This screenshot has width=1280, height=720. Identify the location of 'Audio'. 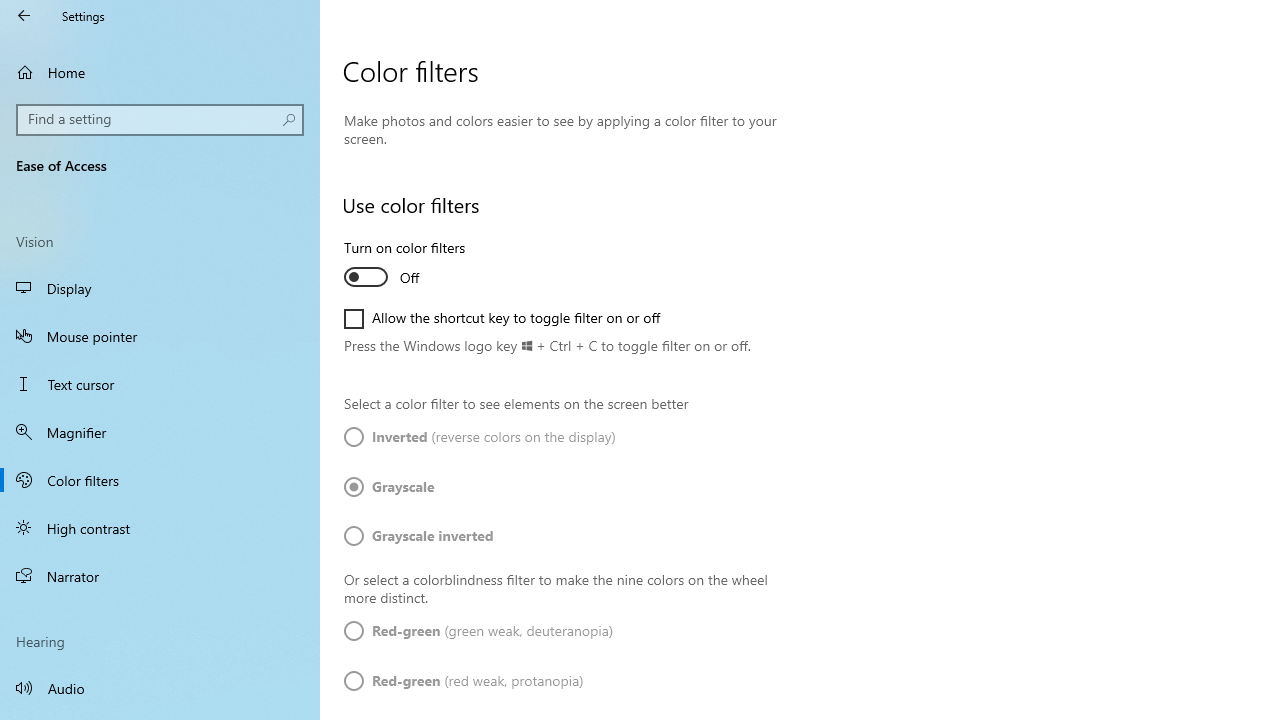
(160, 686).